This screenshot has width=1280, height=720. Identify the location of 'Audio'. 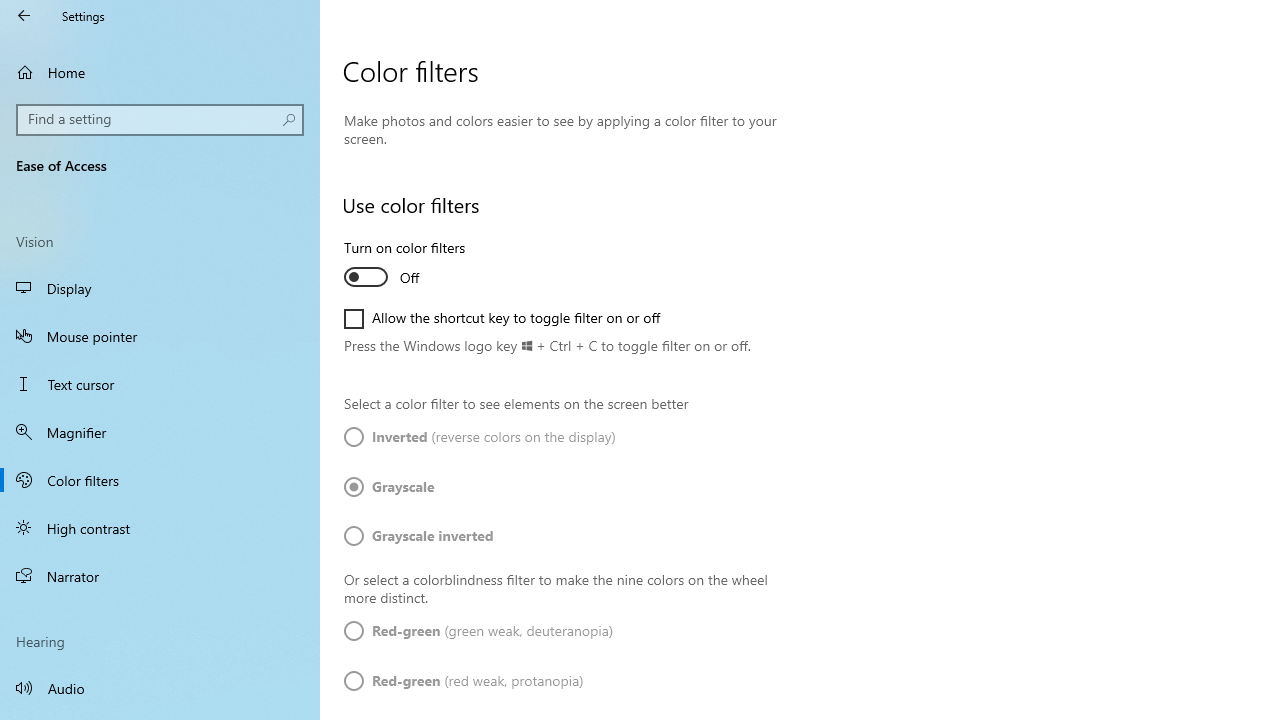
(160, 686).